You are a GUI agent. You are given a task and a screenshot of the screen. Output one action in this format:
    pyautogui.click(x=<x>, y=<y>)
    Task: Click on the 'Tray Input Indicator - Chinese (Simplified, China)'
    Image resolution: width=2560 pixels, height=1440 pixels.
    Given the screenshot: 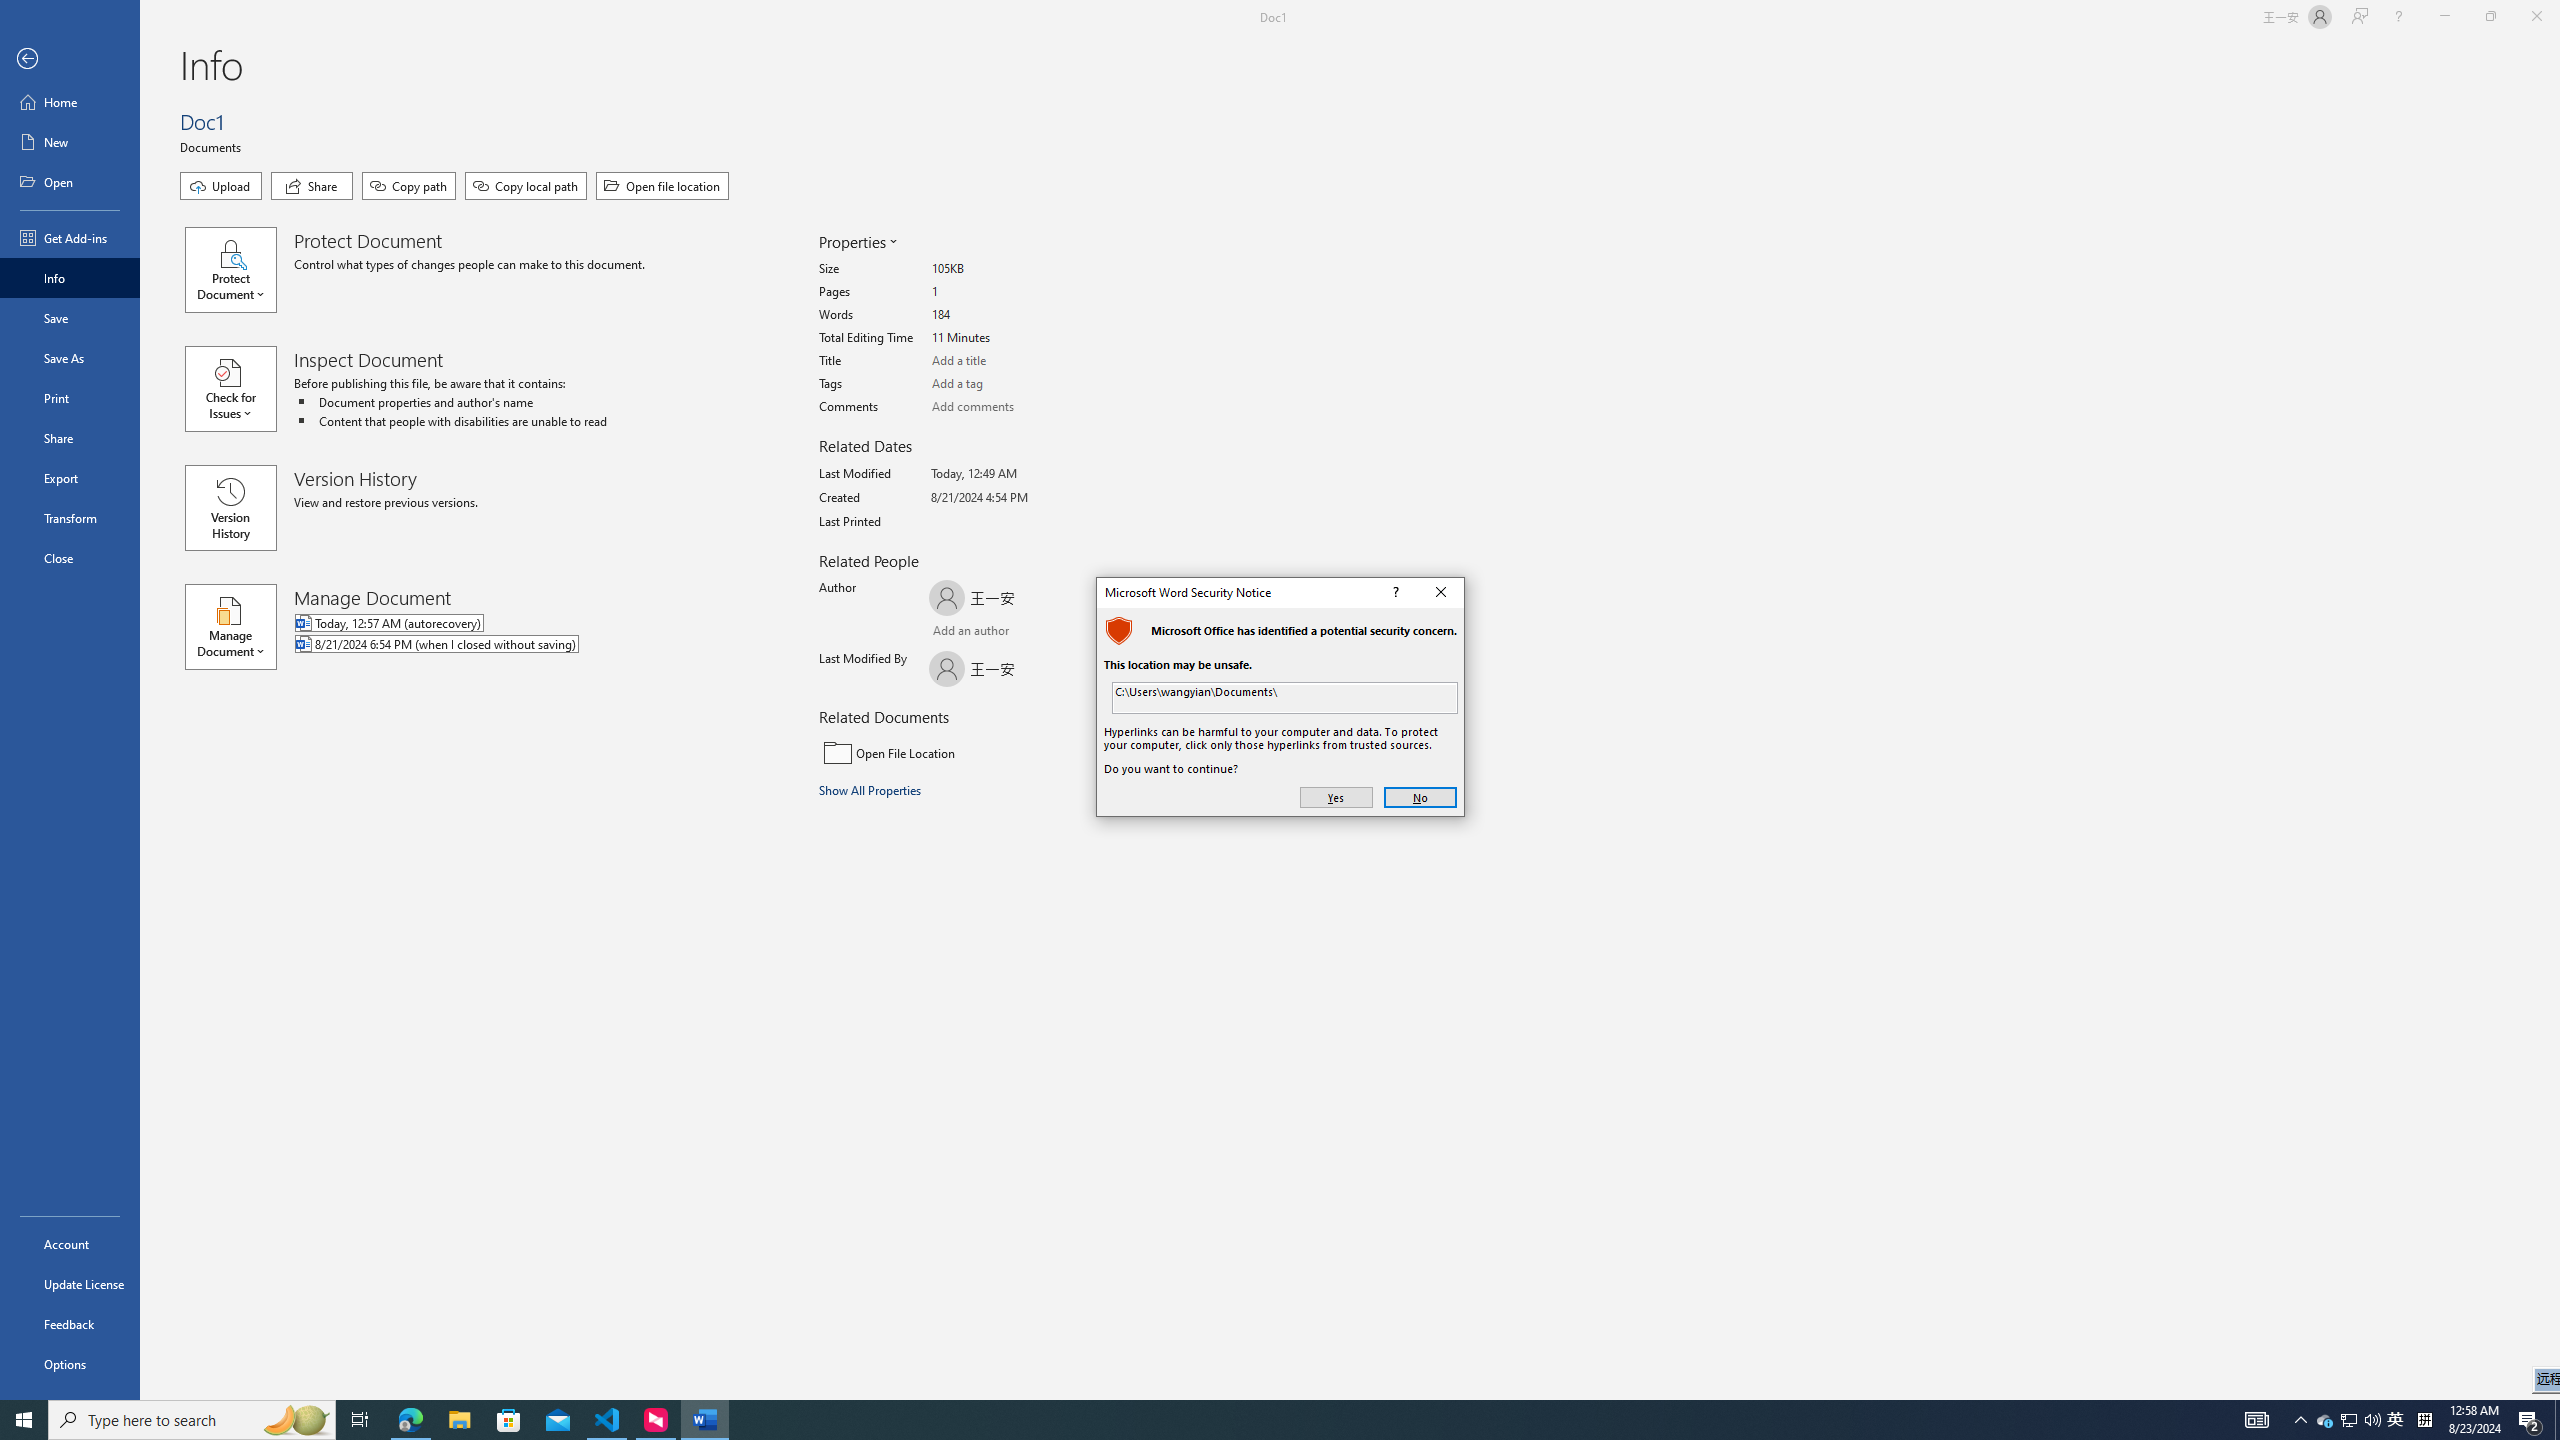 What is the action you would take?
    pyautogui.click(x=2424, y=1418)
    